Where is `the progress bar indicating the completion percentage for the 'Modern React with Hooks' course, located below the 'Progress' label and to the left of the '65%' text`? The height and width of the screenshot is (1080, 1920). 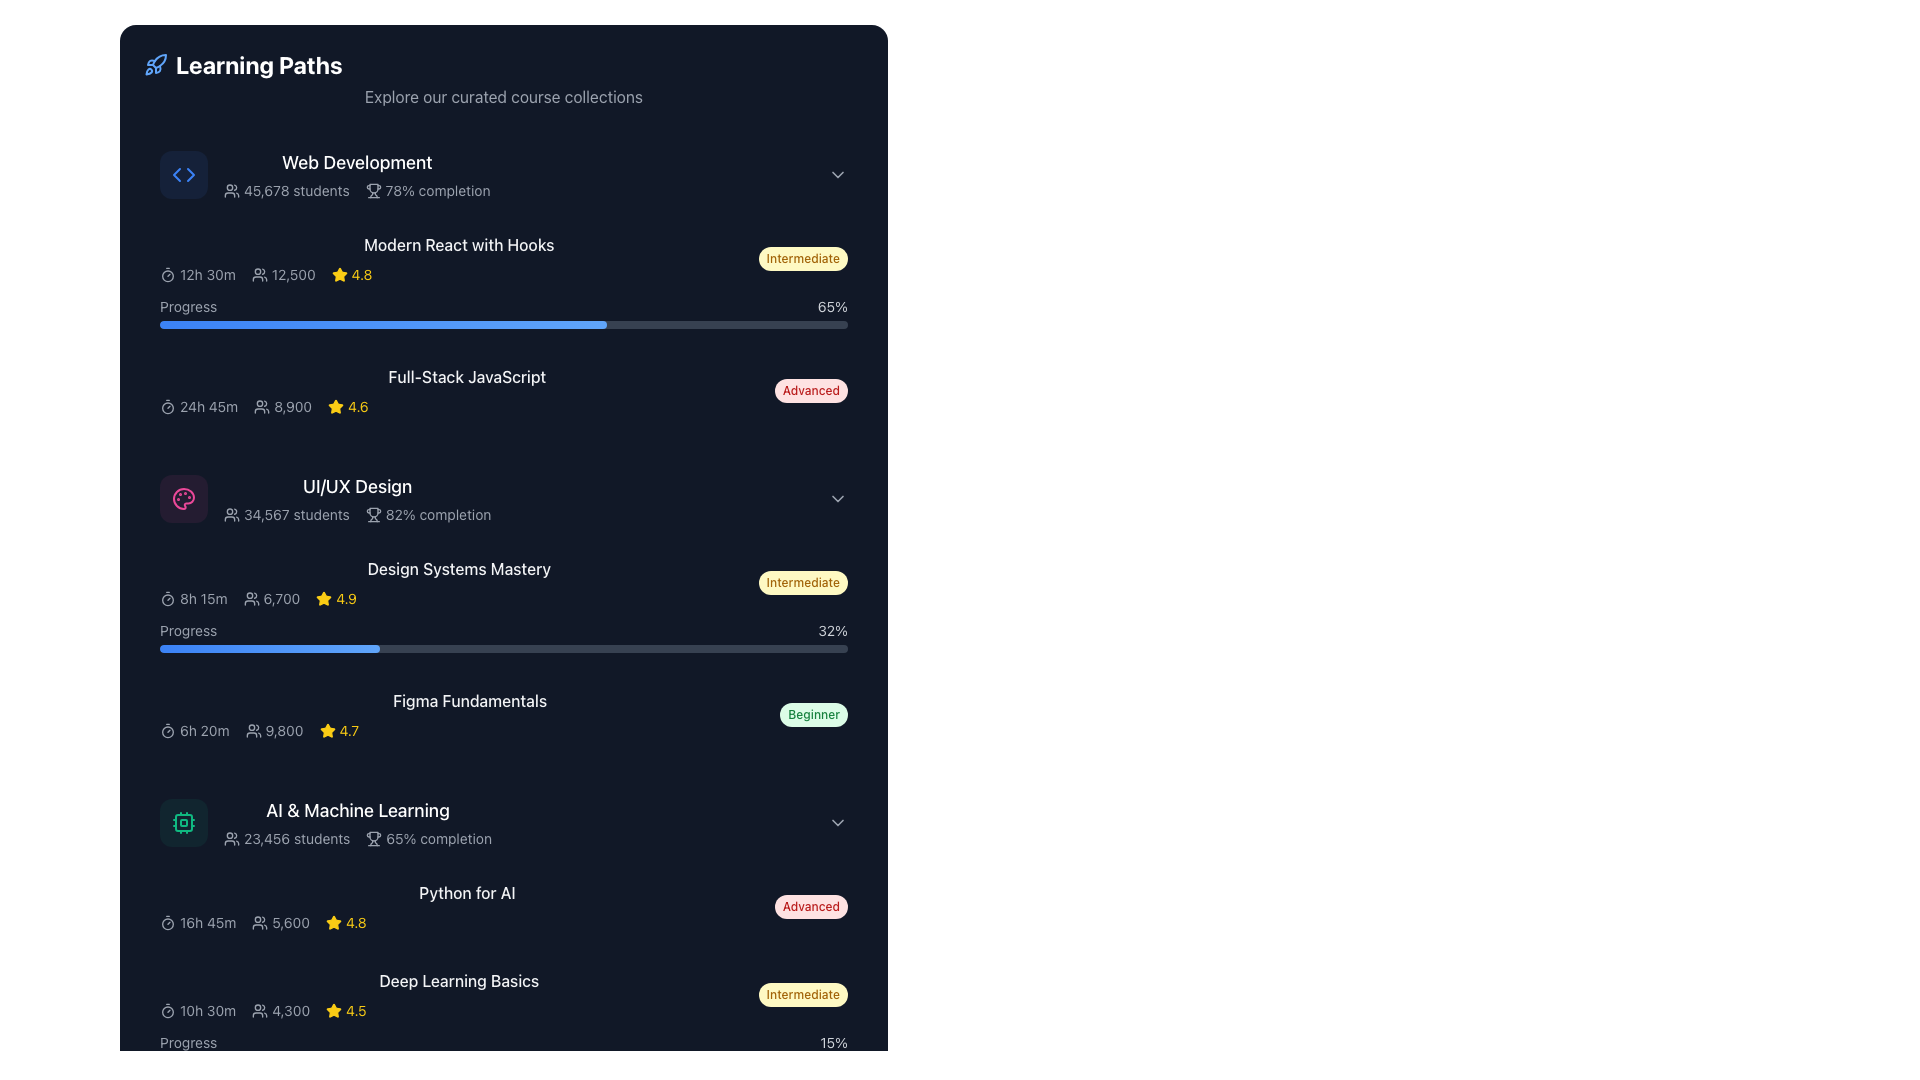 the progress bar indicating the completion percentage for the 'Modern React with Hooks' course, located below the 'Progress' label and to the left of the '65%' text is located at coordinates (504, 323).